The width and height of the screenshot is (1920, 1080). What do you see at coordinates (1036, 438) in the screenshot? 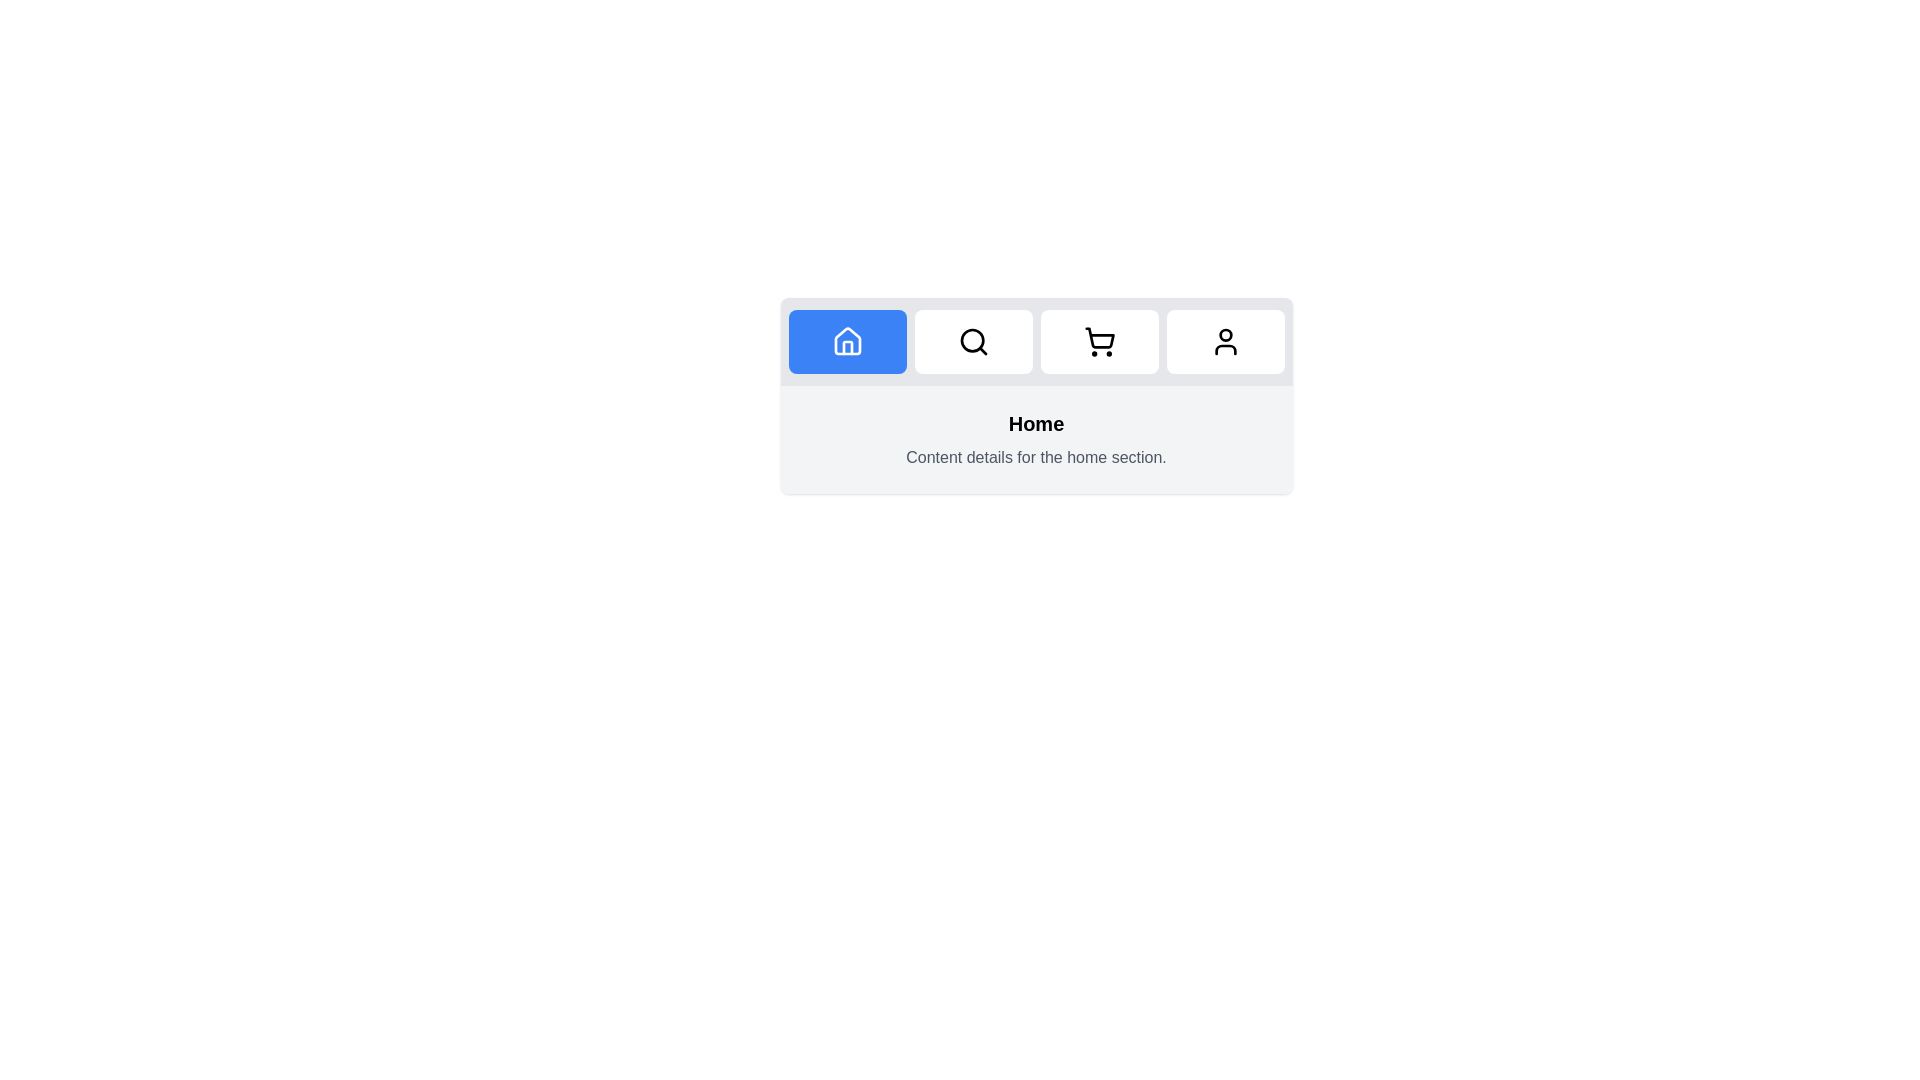
I see `the descriptive Text block that provides information about the 'Home' feature, located beneath the row of interactive icons` at bounding box center [1036, 438].